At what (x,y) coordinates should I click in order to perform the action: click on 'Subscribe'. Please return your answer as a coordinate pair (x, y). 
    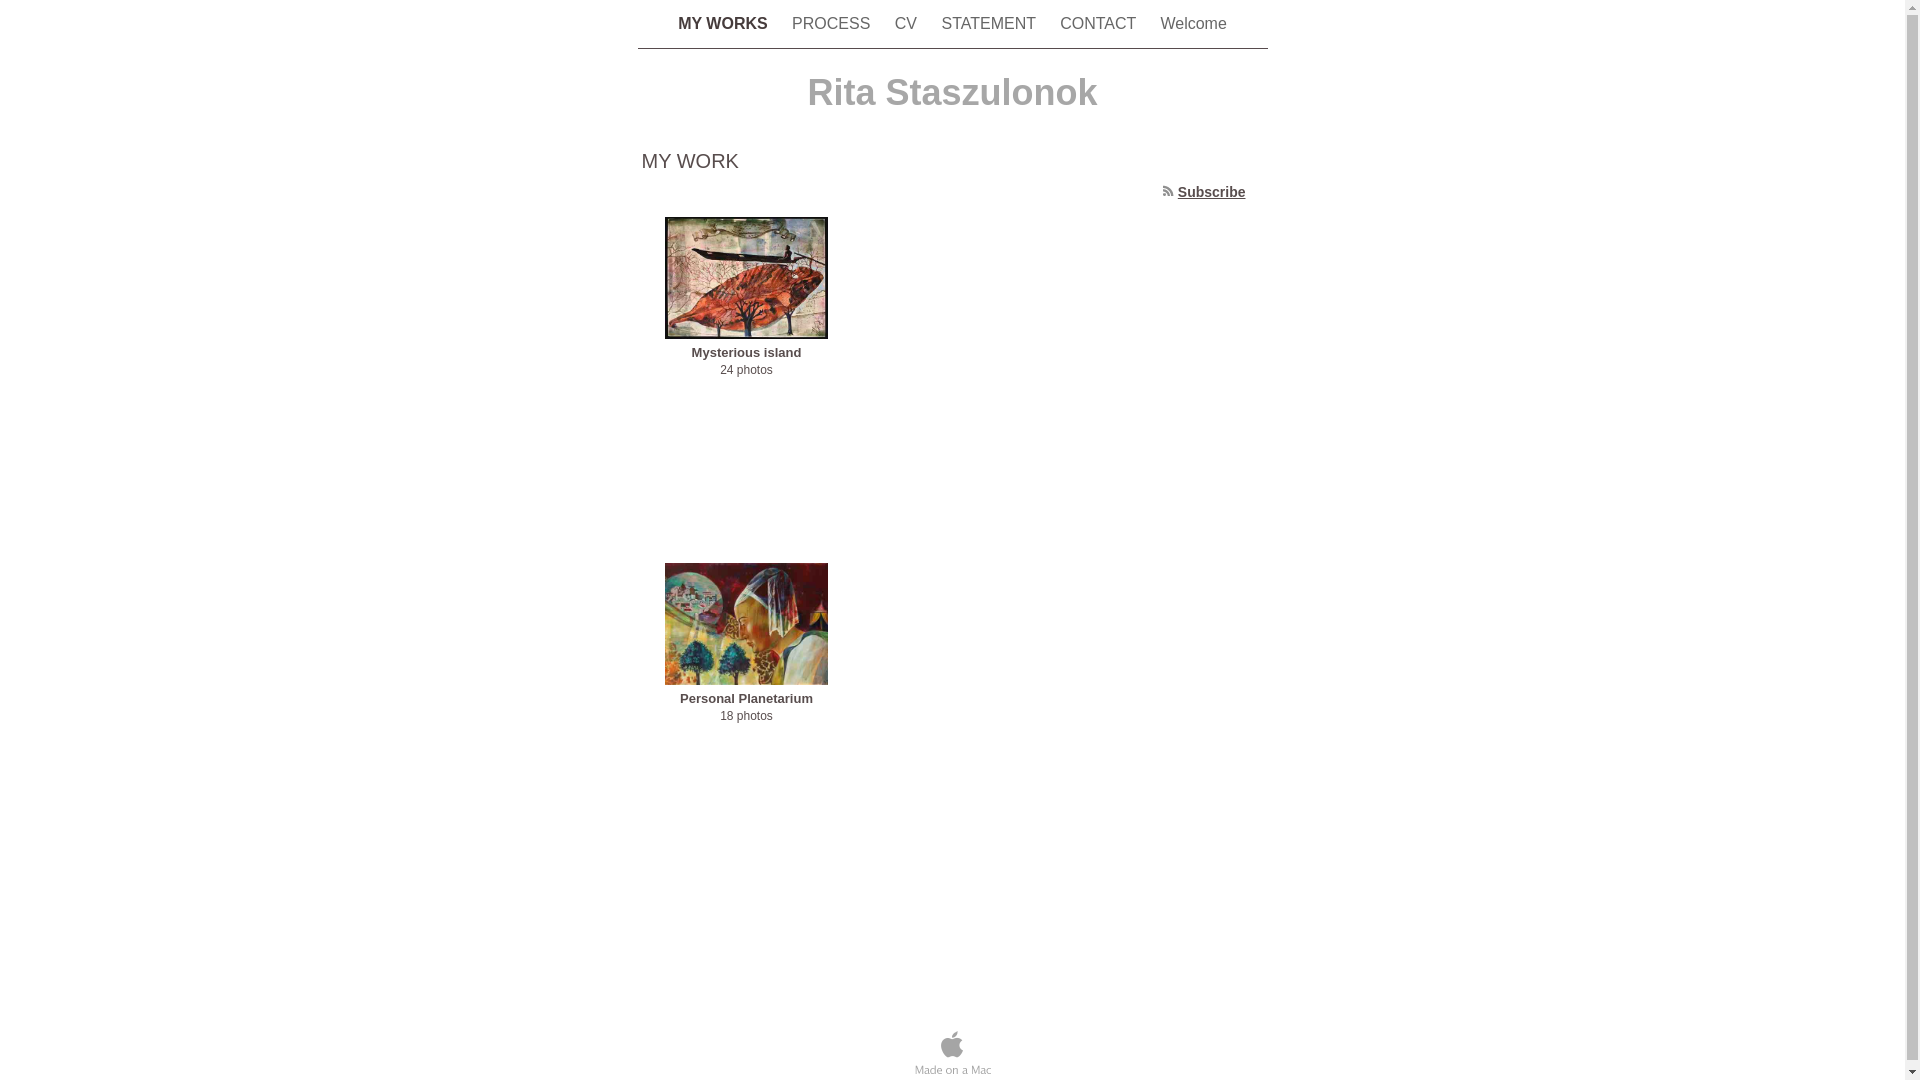
    Looking at the image, I should click on (1210, 192).